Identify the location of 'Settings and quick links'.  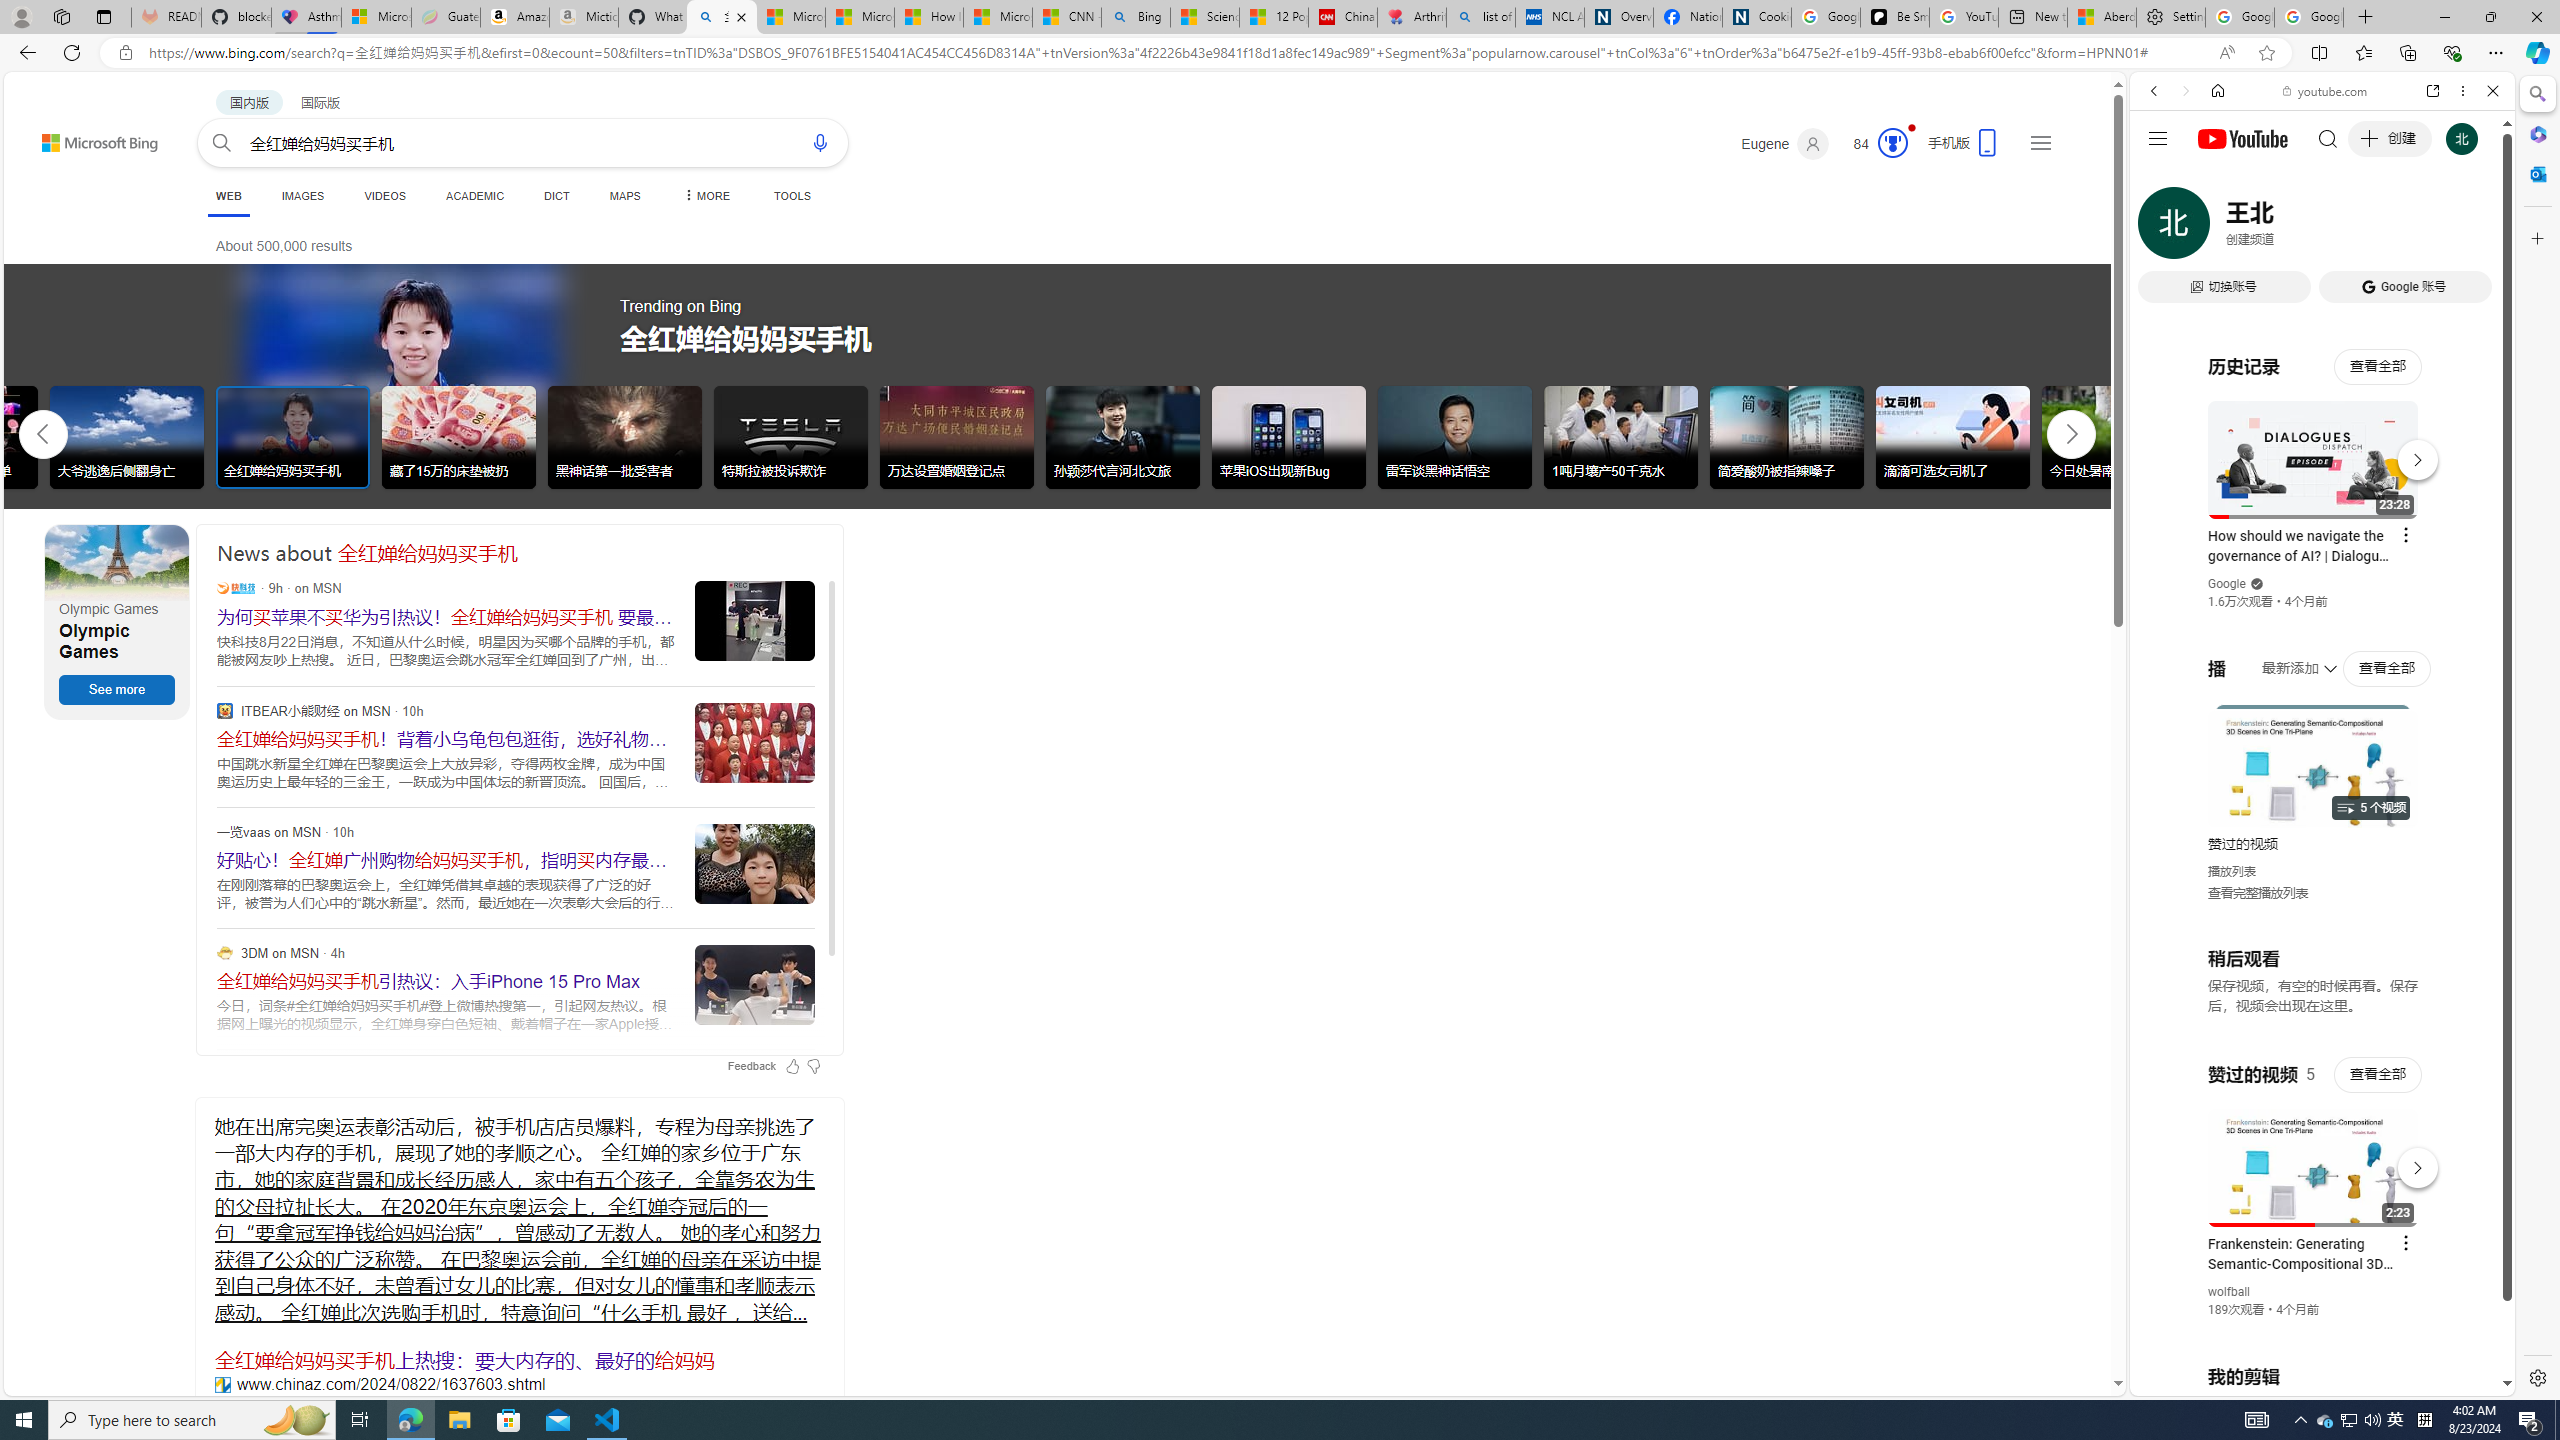
(2039, 141).